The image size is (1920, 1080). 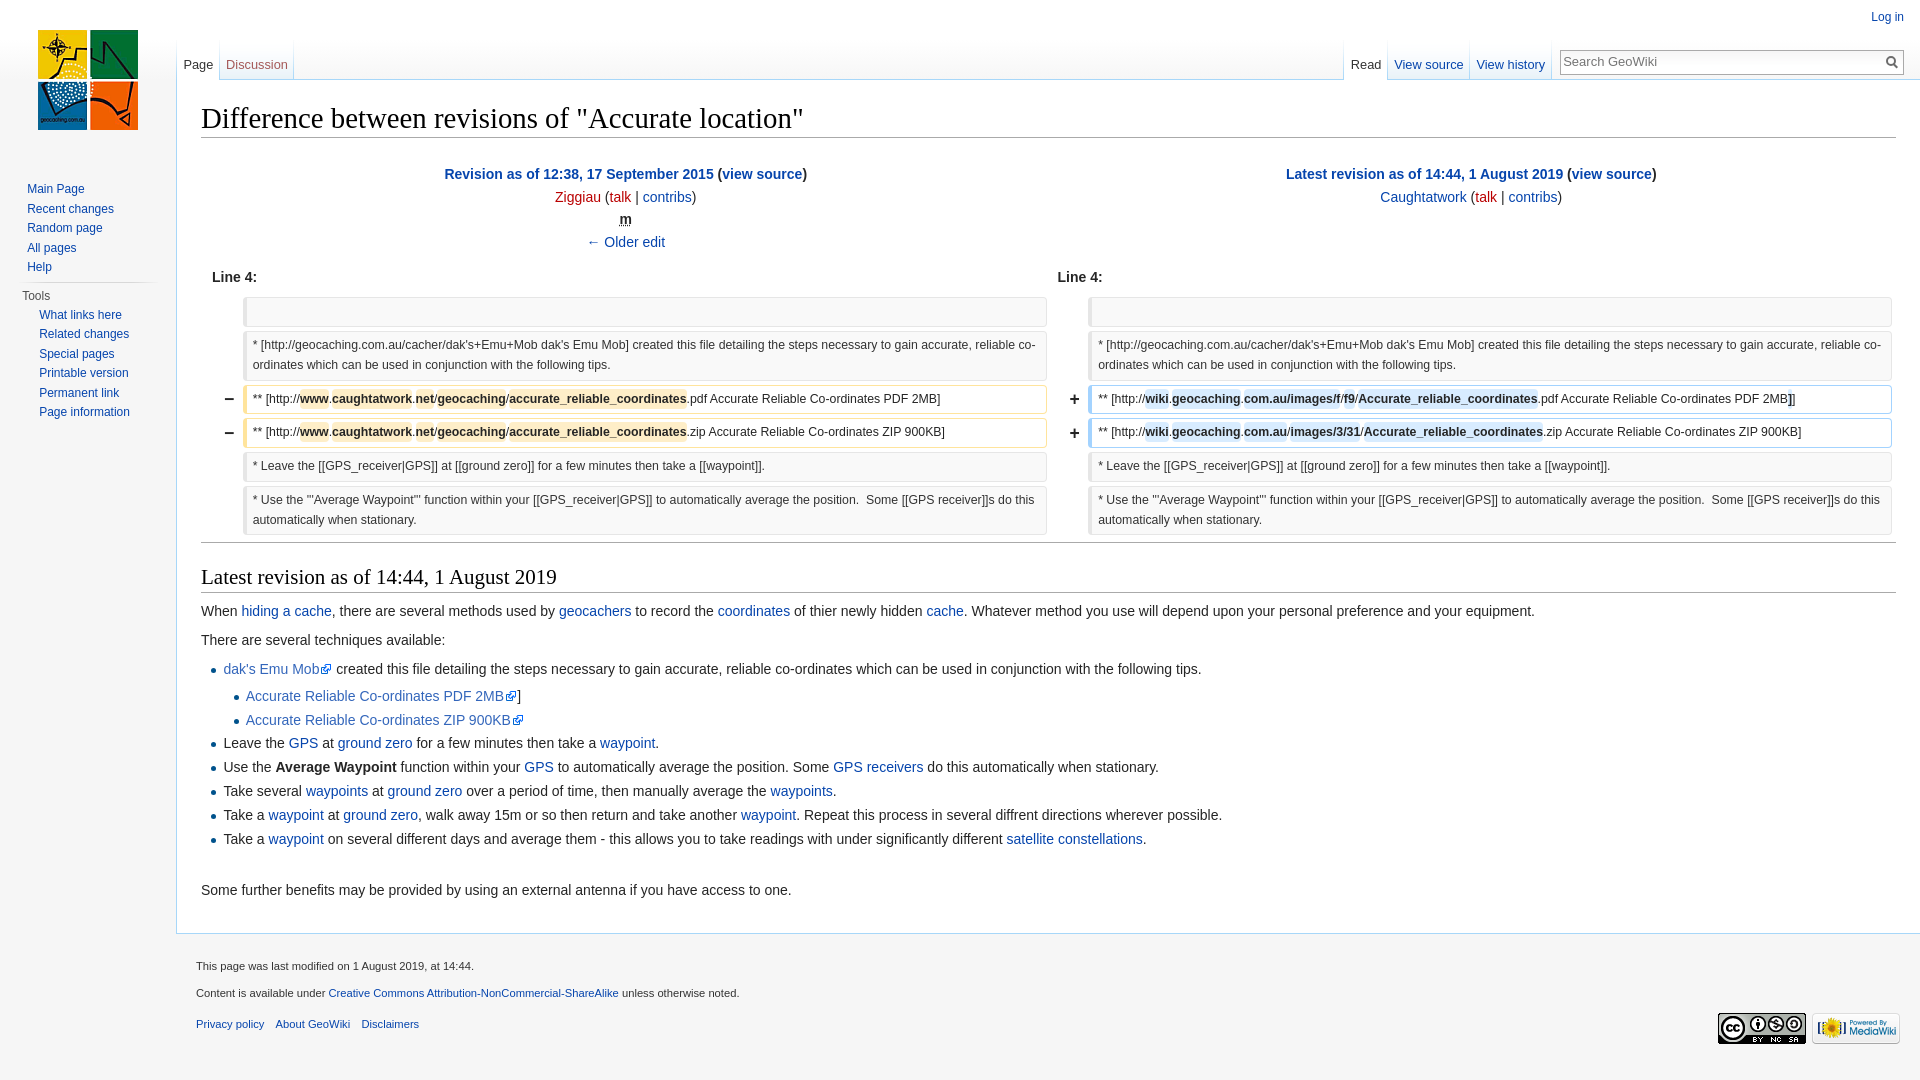 I want to click on 'geocachers', so click(x=594, y=609).